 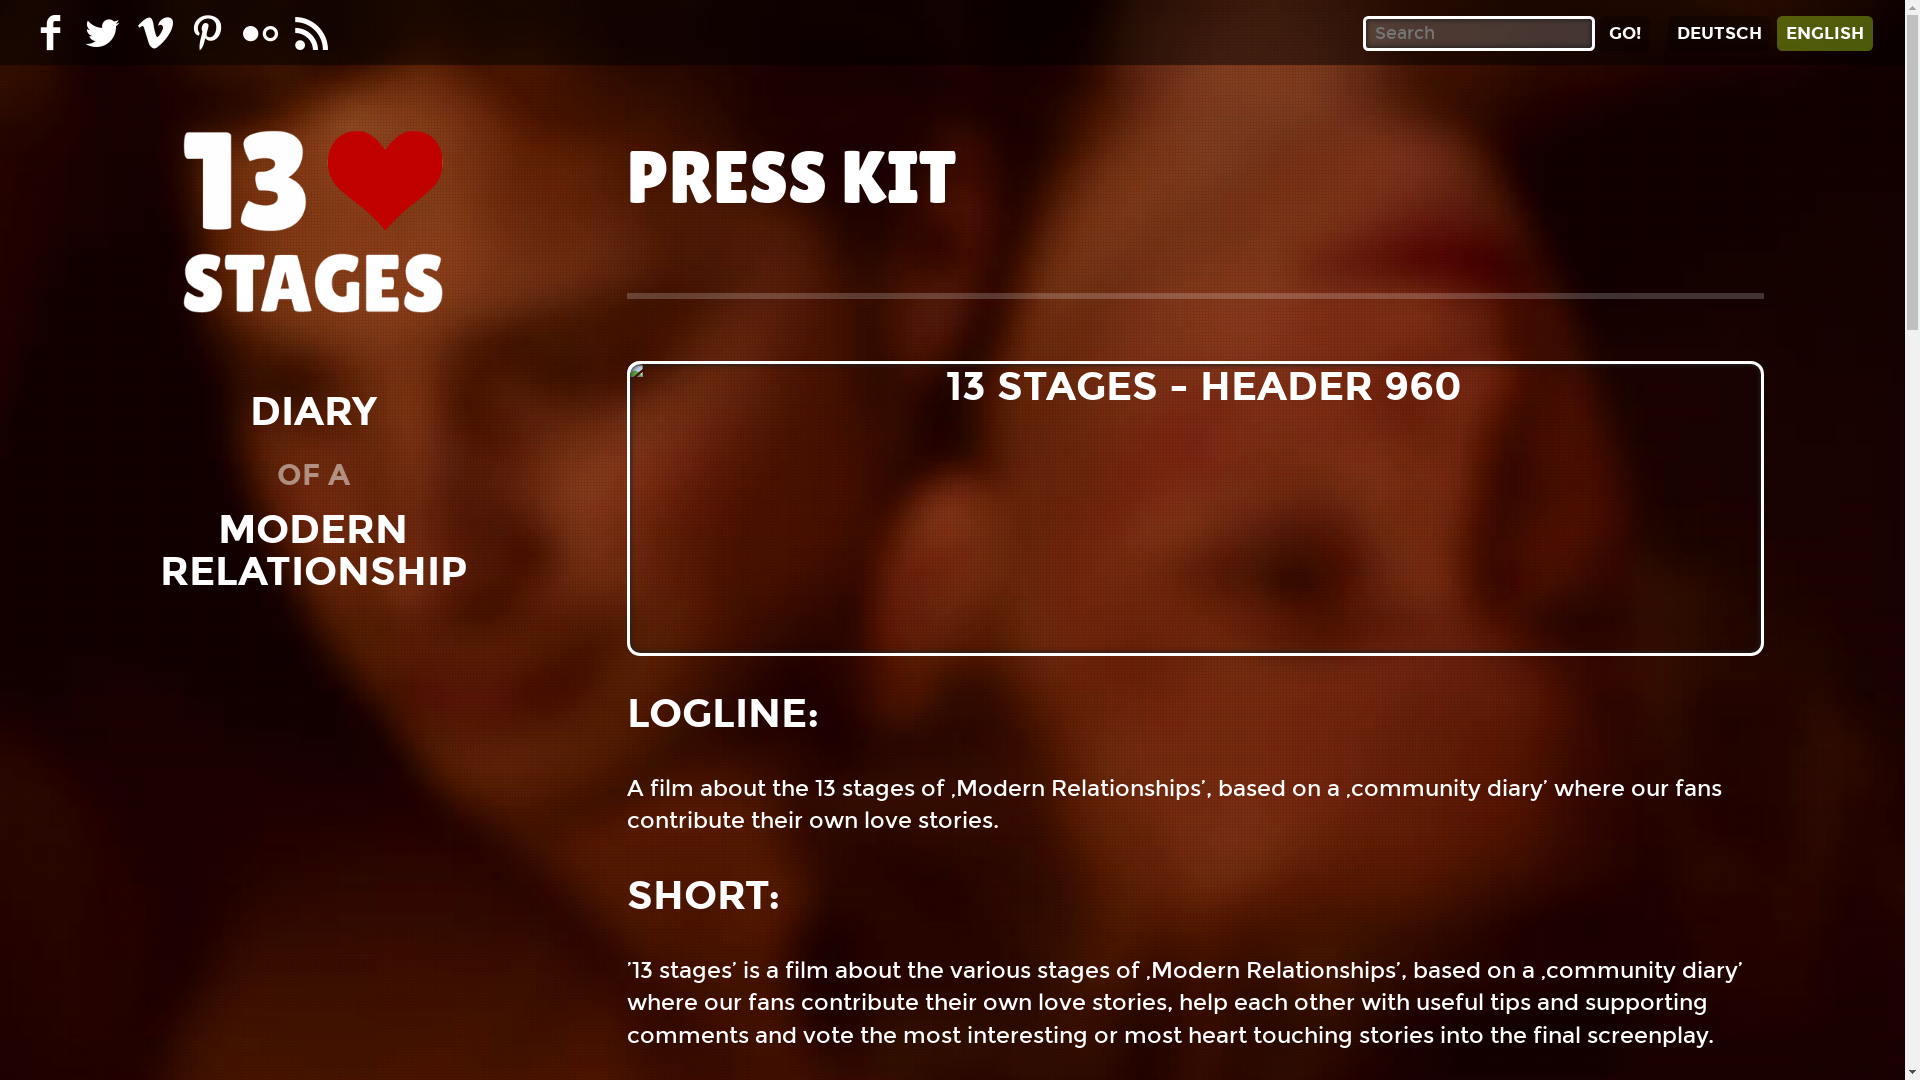 I want to click on ''13 Stufen' auf pinterest', so click(x=207, y=32).